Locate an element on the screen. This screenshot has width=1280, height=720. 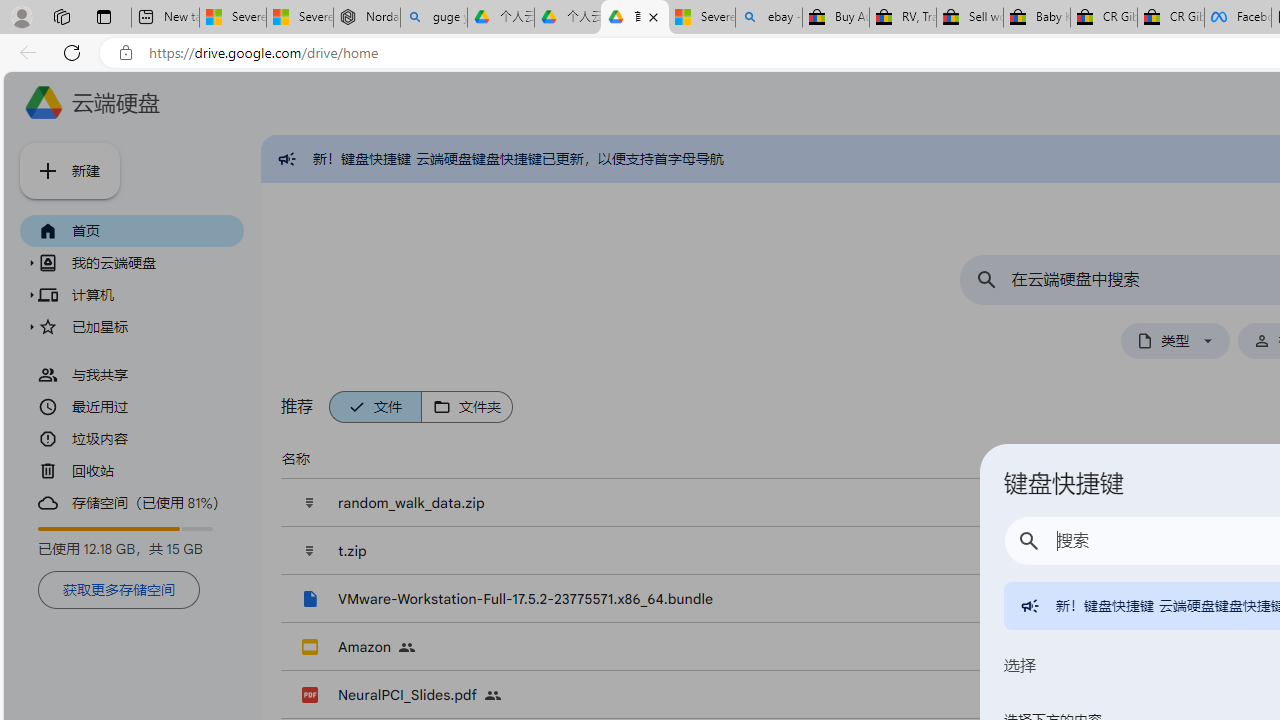
'guge yunpan - Search' is located at coordinates (432, 17).